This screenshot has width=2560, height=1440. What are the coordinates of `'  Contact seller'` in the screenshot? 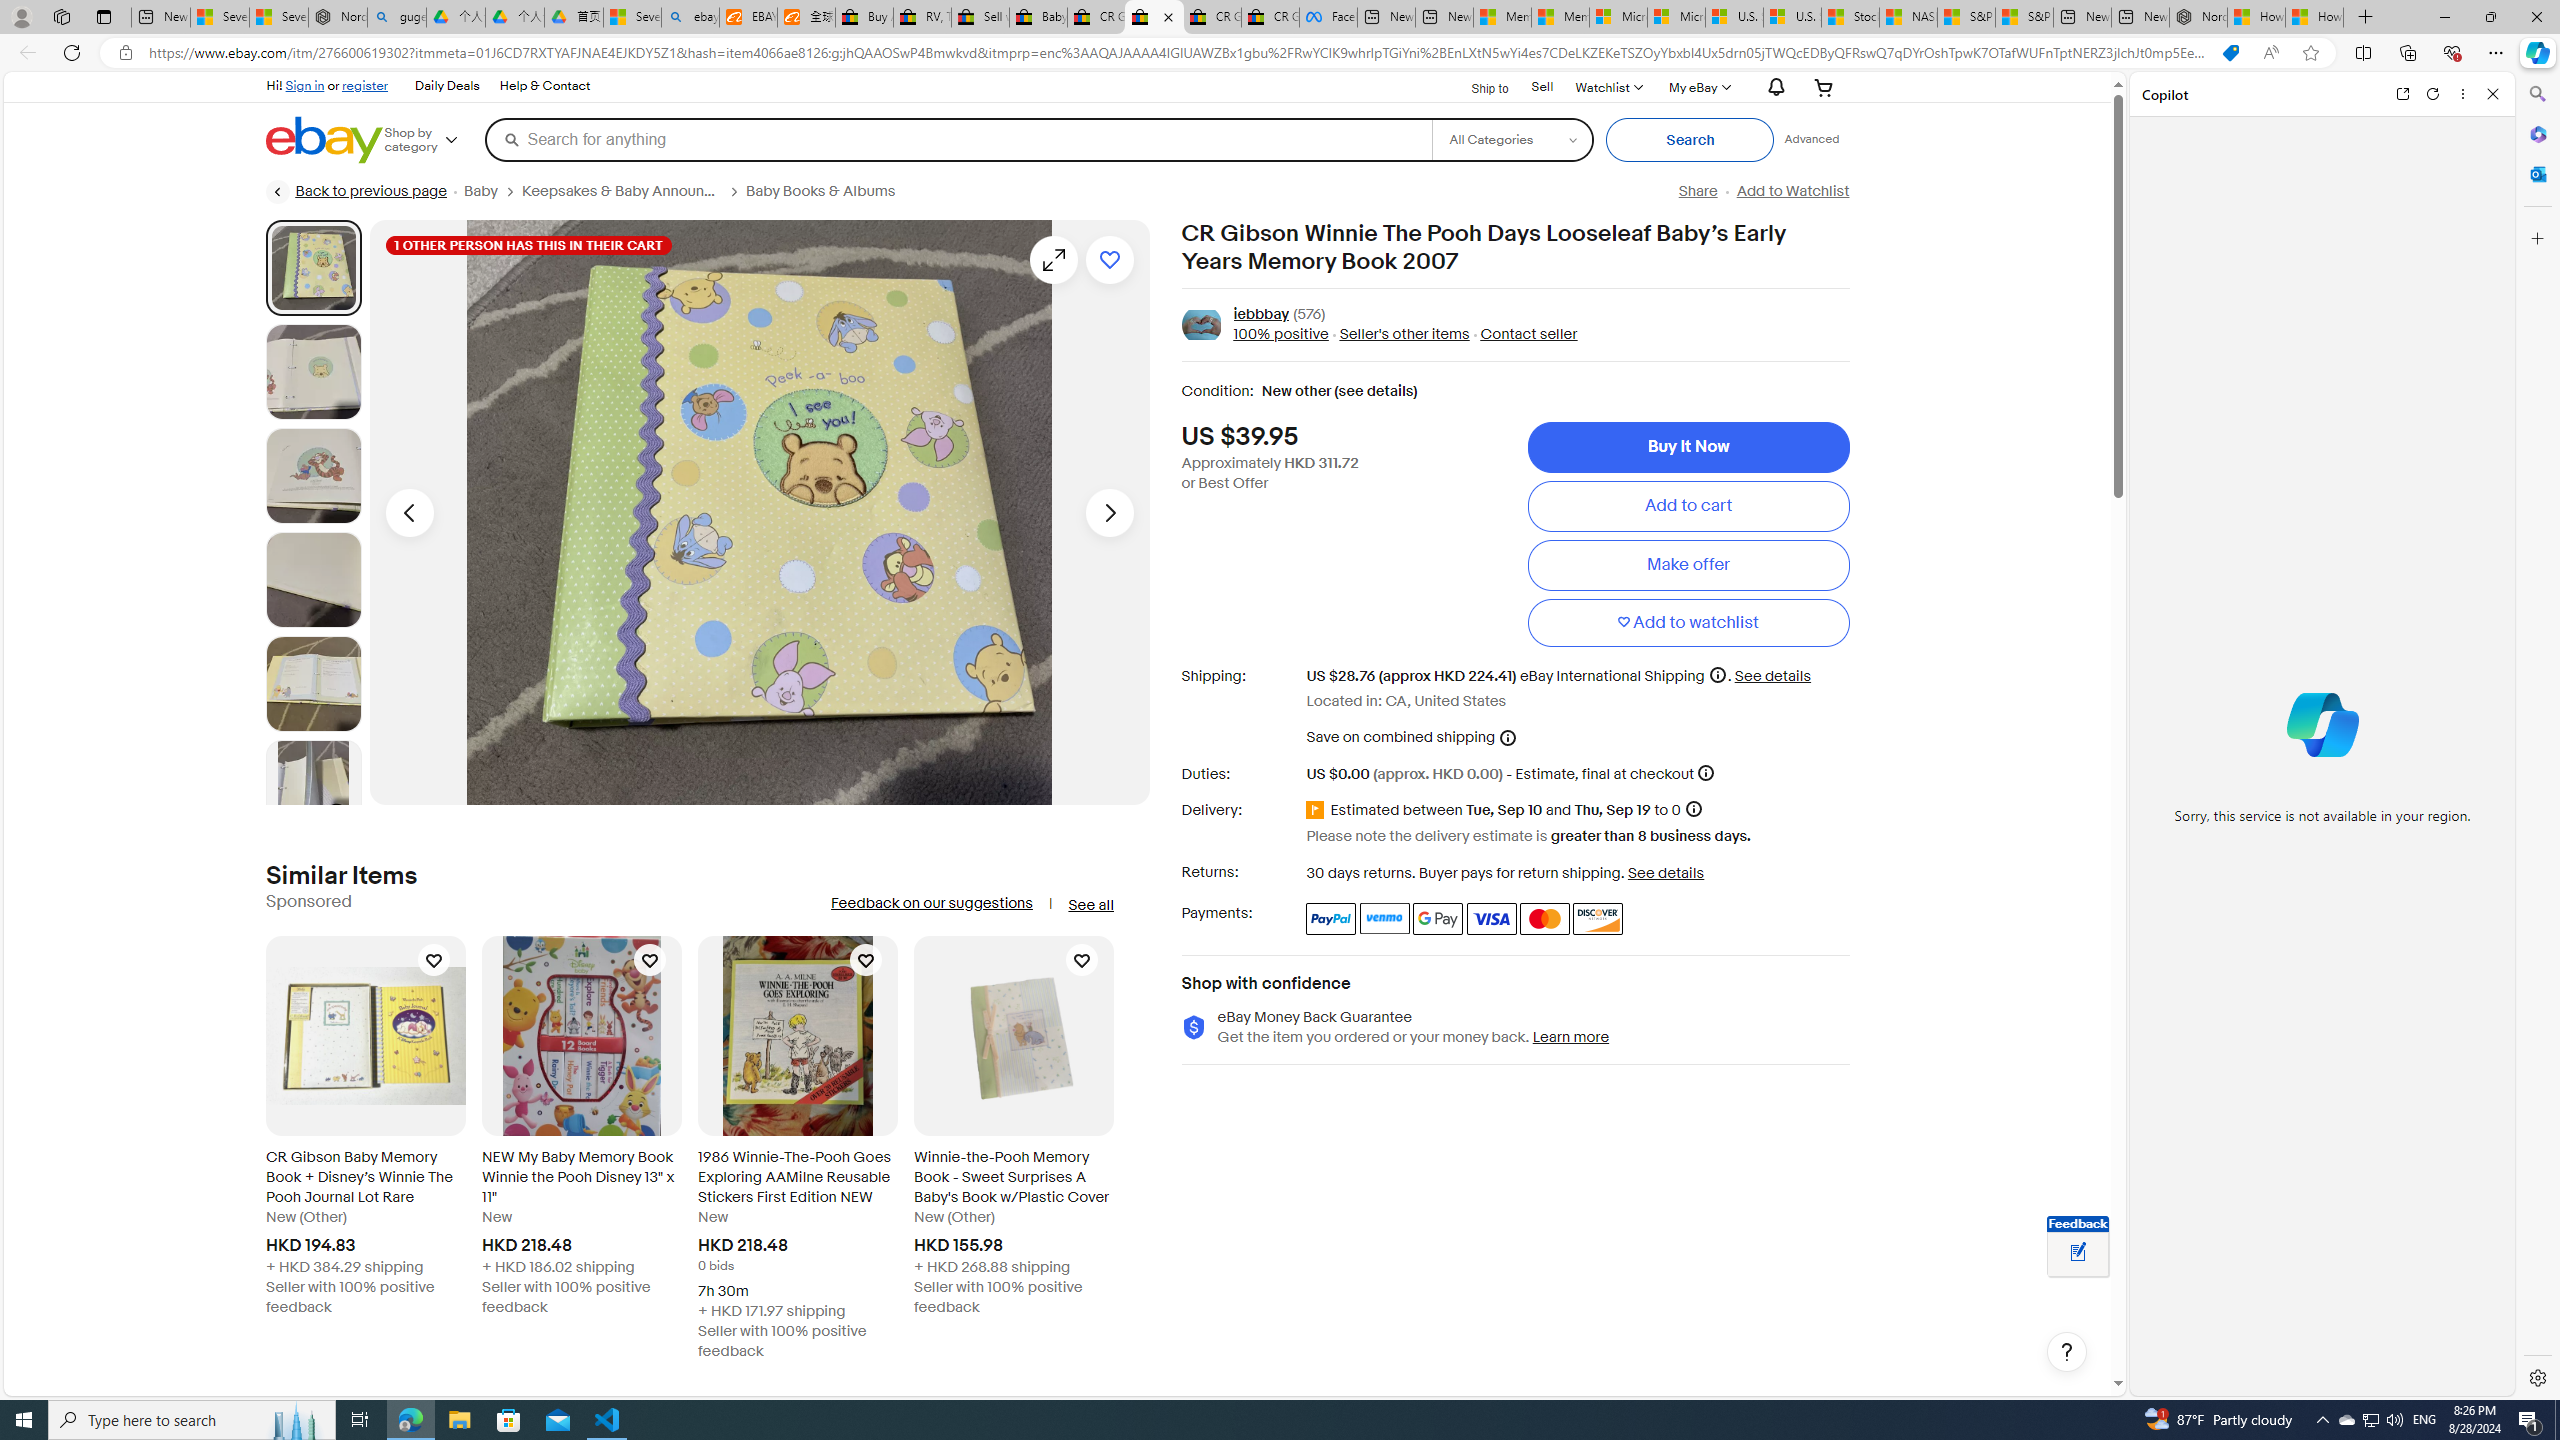 It's located at (1522, 334).